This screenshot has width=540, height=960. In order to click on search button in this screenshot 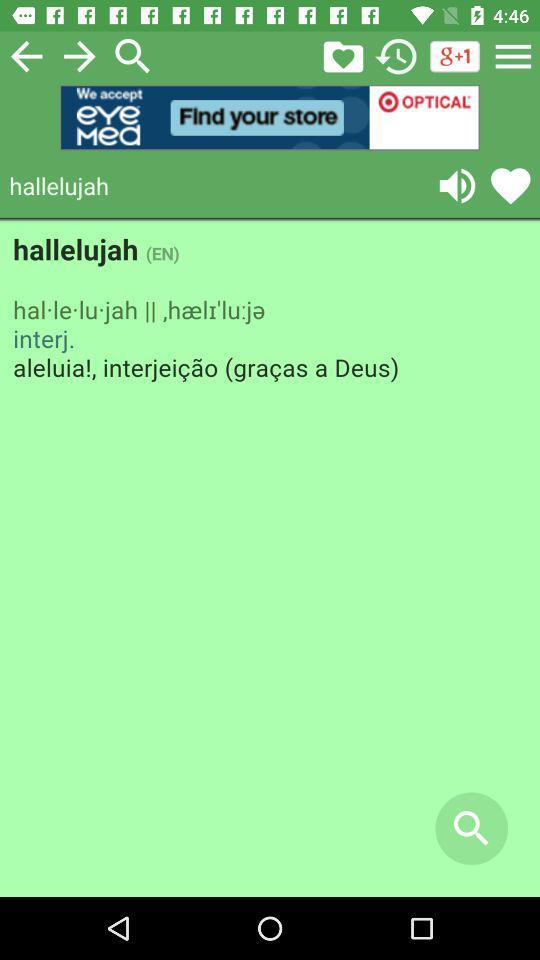, I will do `click(133, 55)`.